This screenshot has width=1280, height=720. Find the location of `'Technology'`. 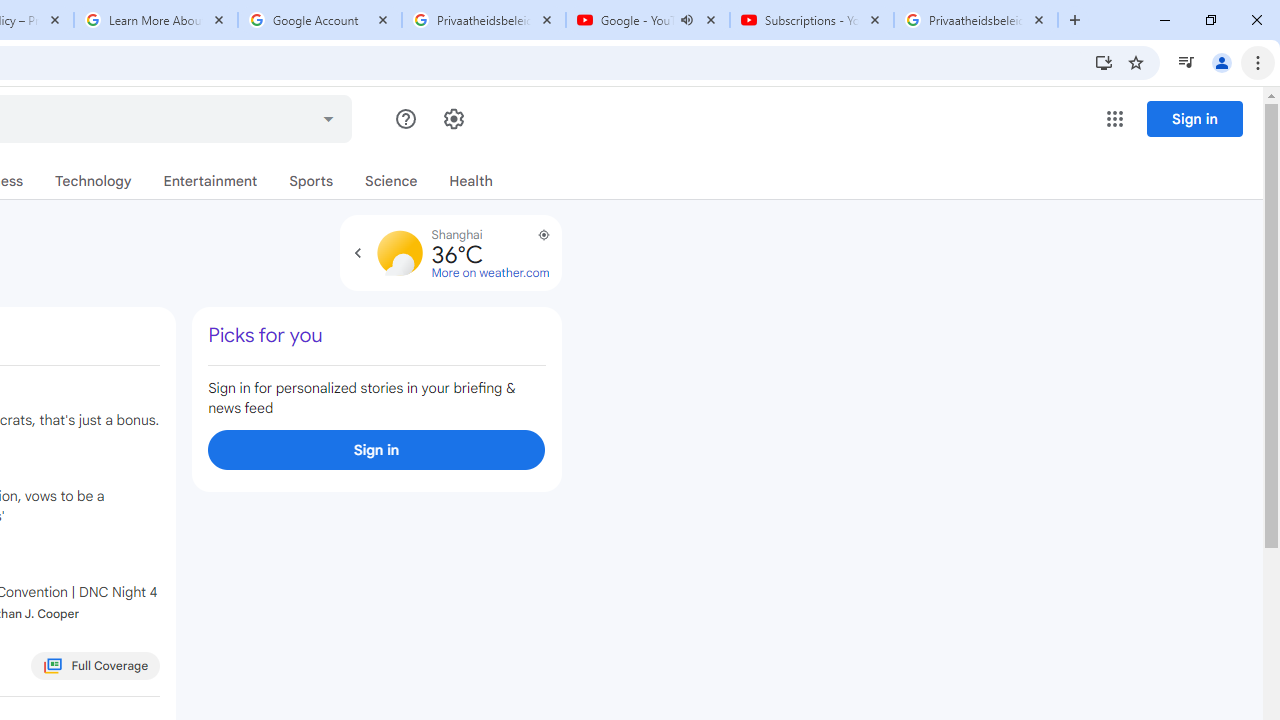

'Technology' is located at coordinates (92, 181).